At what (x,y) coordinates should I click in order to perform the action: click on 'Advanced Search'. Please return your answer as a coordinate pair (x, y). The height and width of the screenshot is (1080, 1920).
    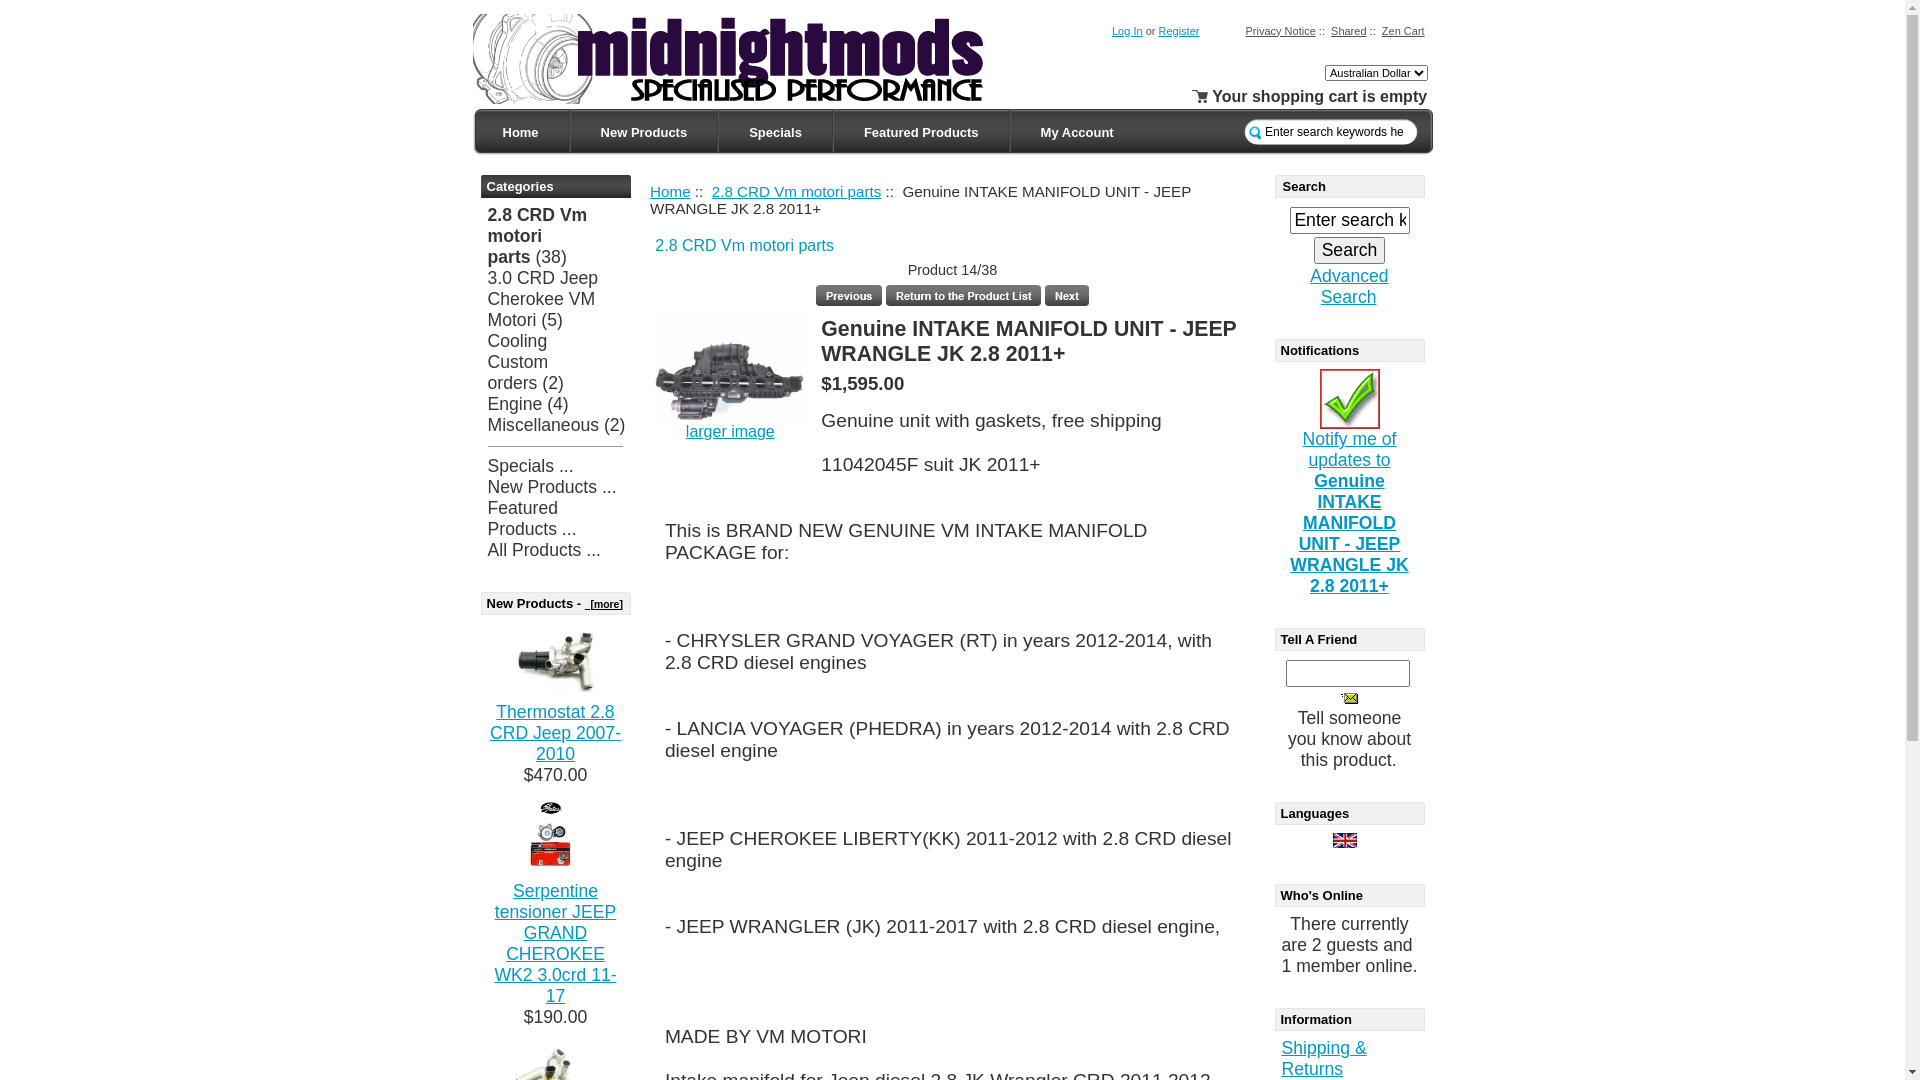
    Looking at the image, I should click on (1310, 286).